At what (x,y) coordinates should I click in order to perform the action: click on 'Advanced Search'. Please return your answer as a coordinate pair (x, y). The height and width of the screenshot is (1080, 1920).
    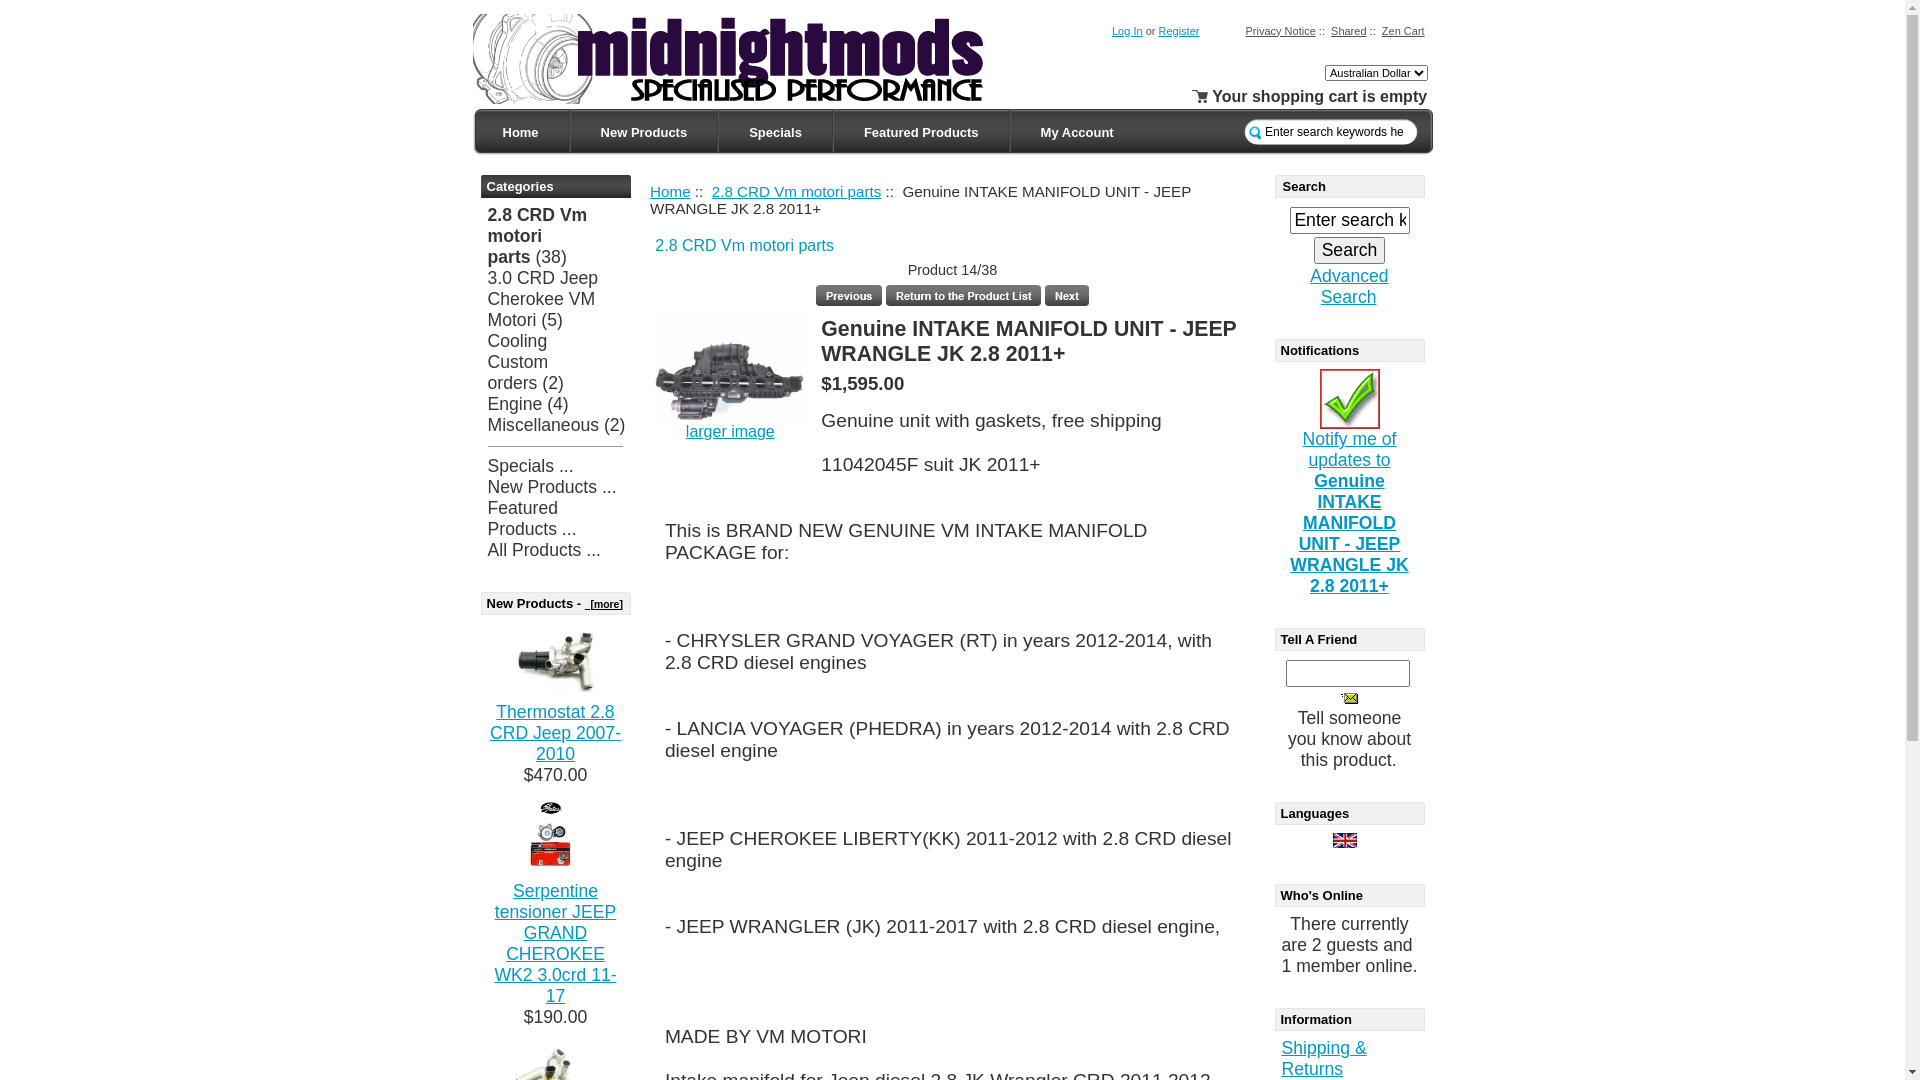
    Looking at the image, I should click on (1310, 286).